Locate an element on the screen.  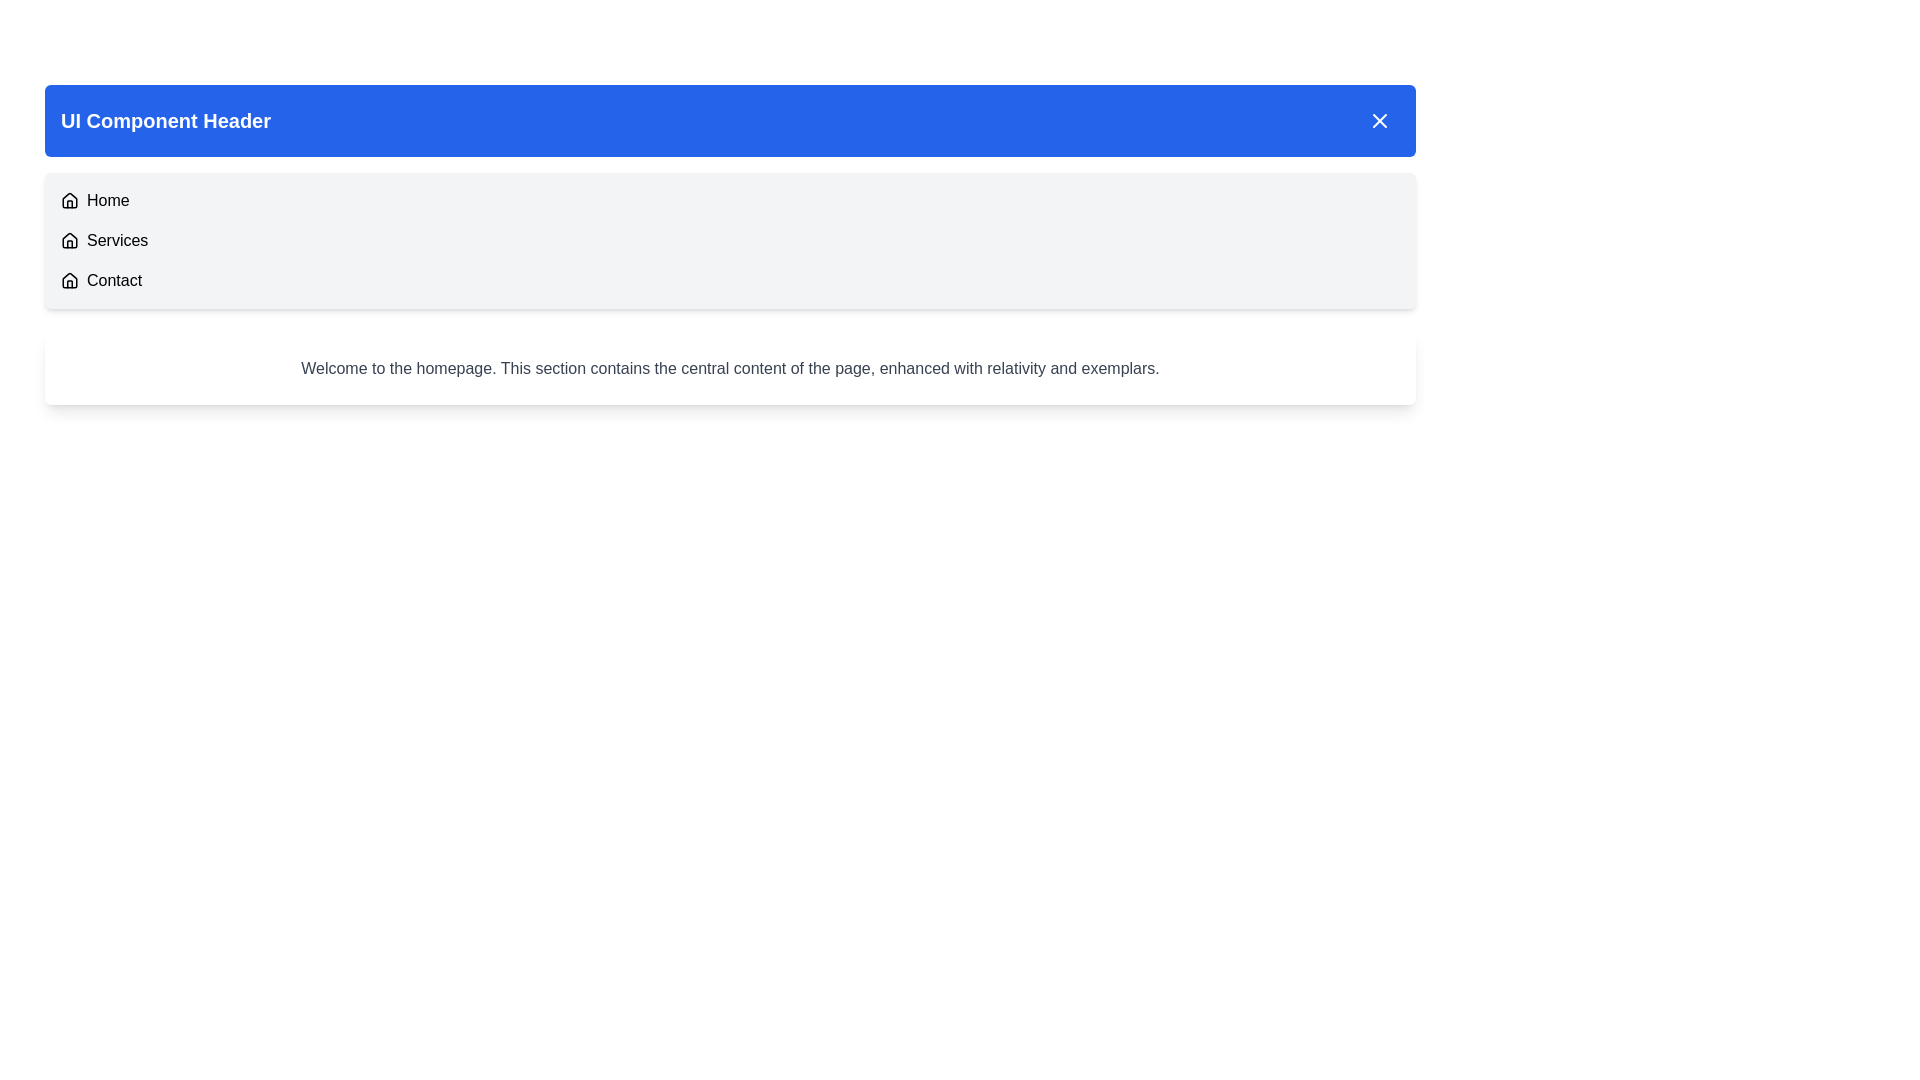
navigation link label titled 'Services', which is the second item in the vertical list of navigation links located centrally in the interface is located at coordinates (116, 239).